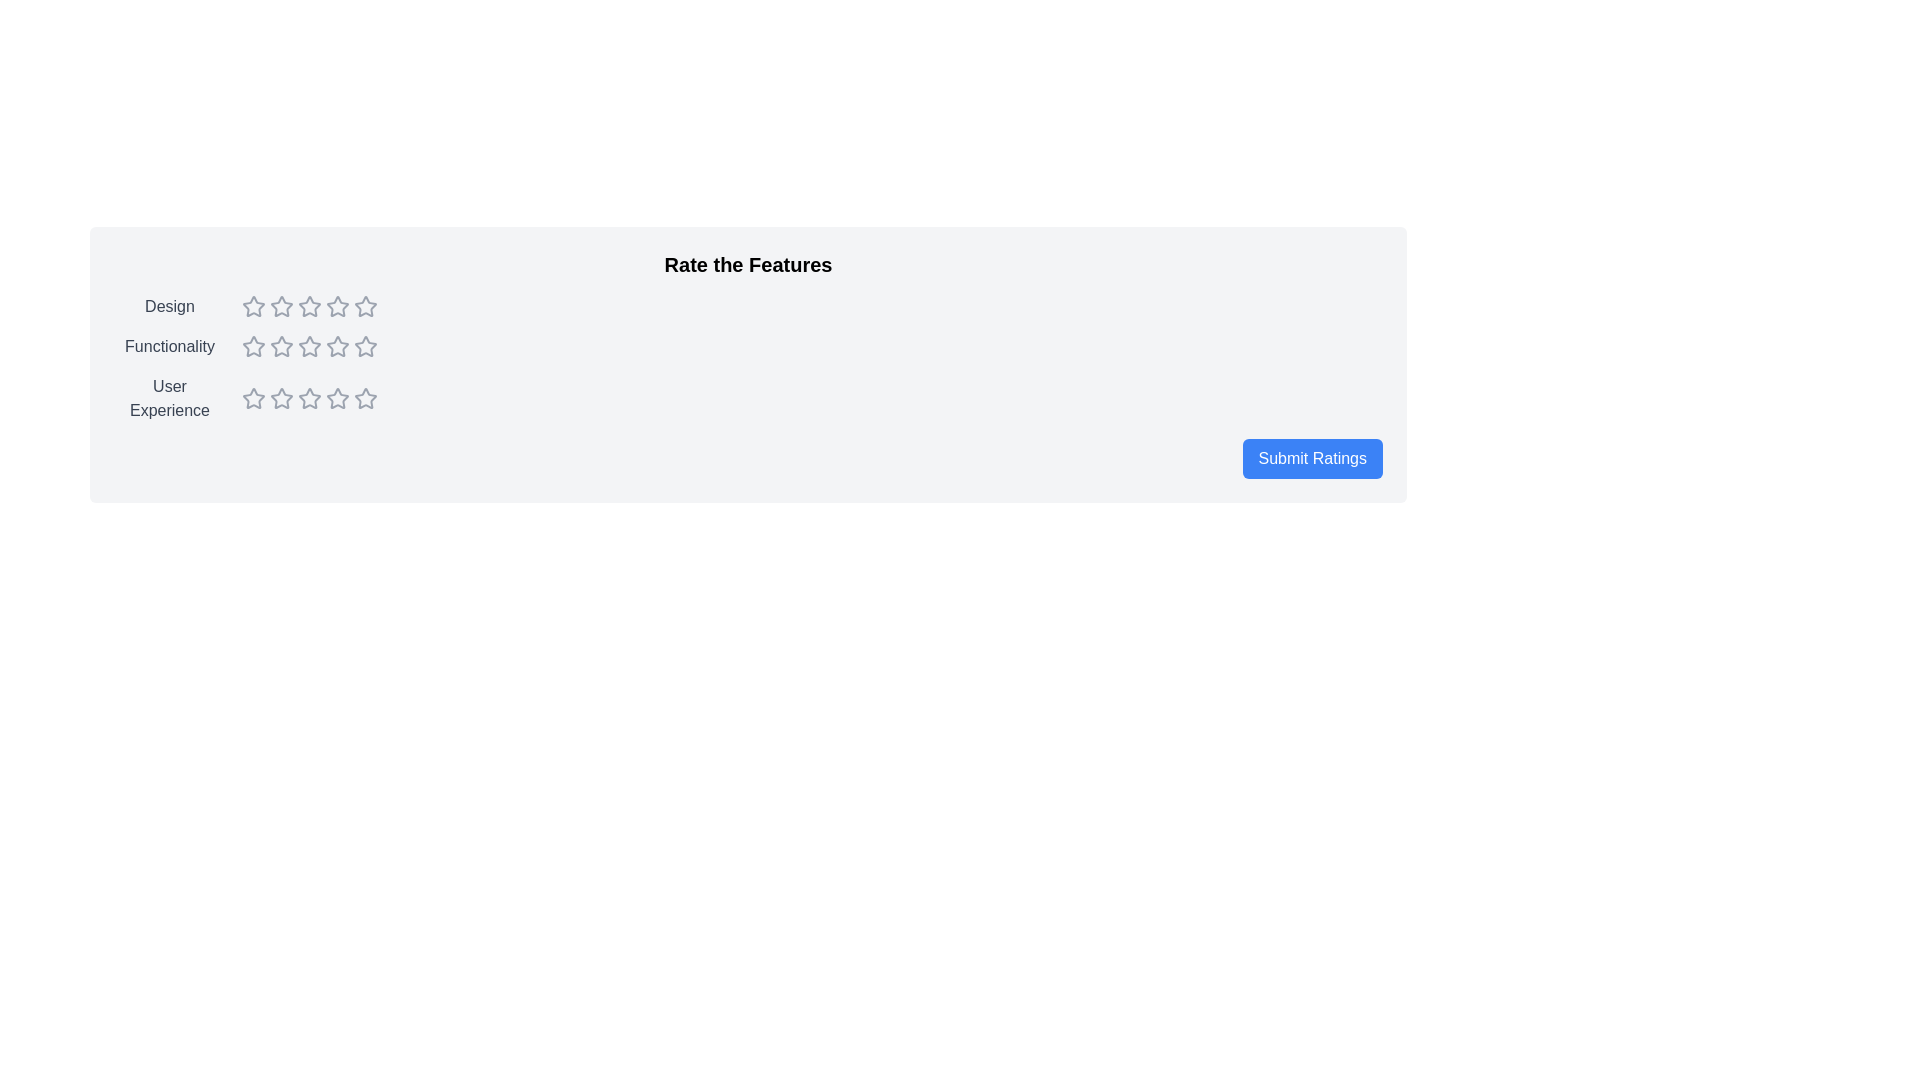 Image resolution: width=1920 pixels, height=1080 pixels. Describe the element at coordinates (309, 346) in the screenshot. I see `the third star` at that location.